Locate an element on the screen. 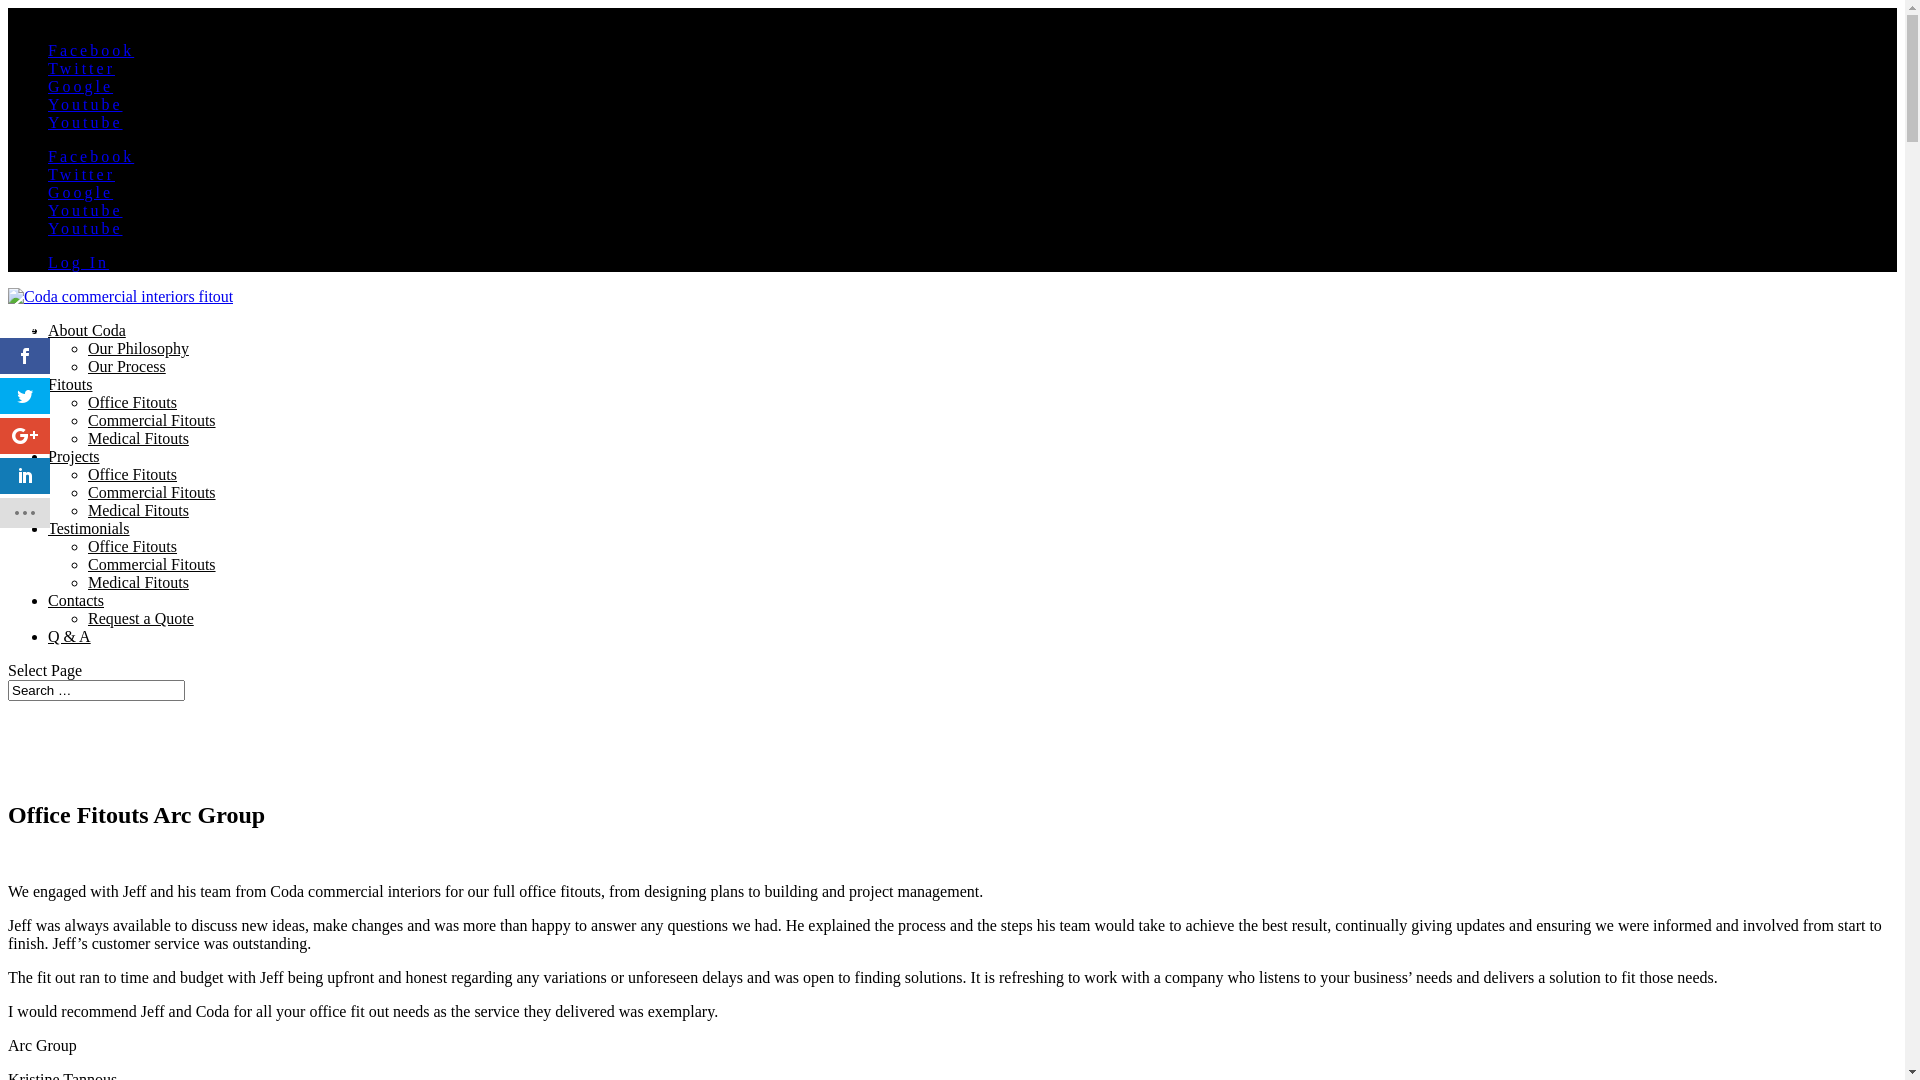  'Twitter' is located at coordinates (80, 173).